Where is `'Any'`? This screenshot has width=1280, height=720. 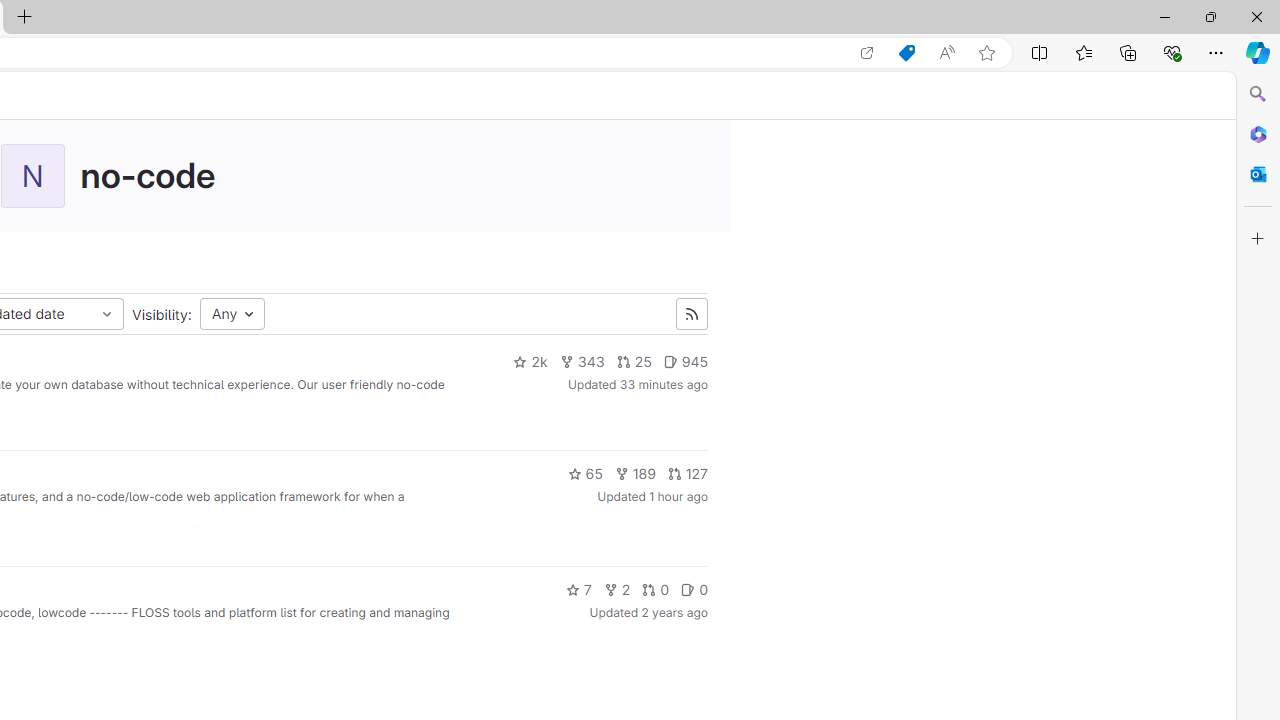
'Any' is located at coordinates (232, 314).